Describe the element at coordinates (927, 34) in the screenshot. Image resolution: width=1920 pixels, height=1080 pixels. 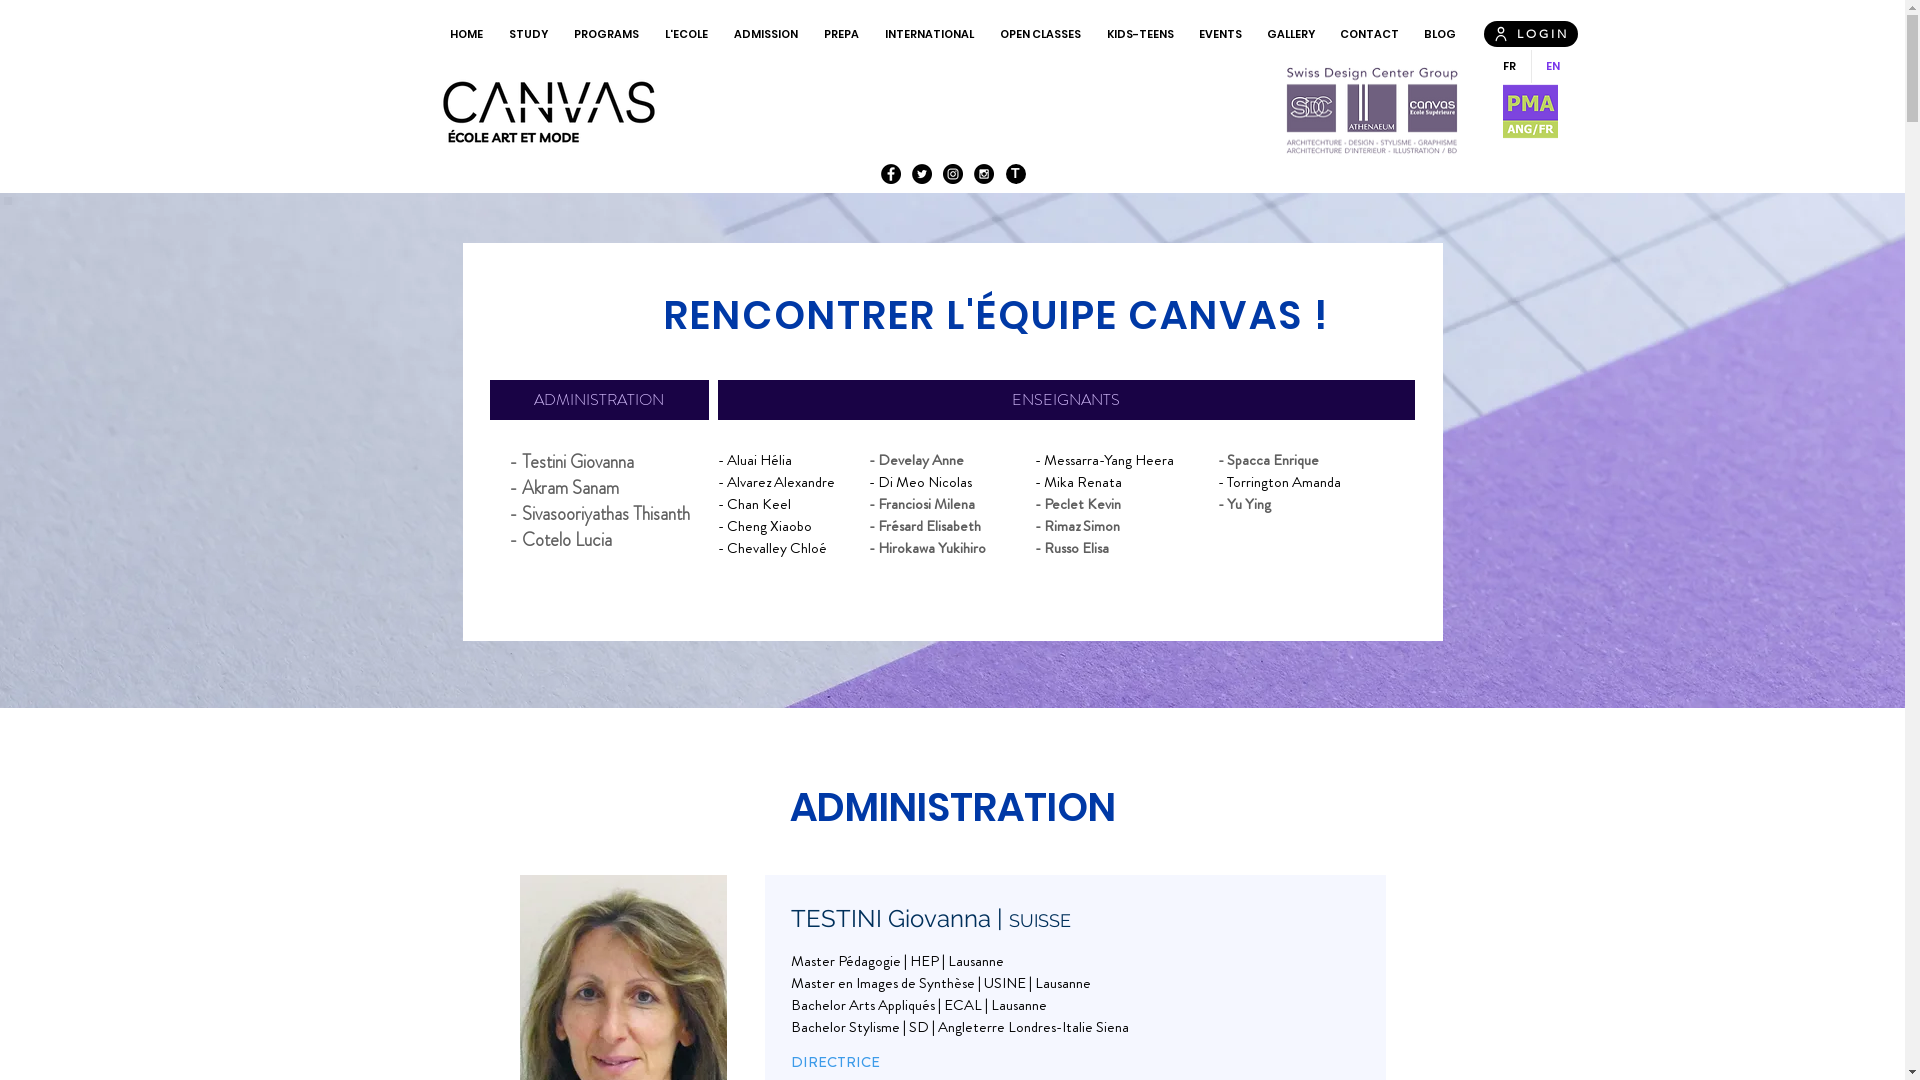
I see `'INTERNATIONAL'` at that location.